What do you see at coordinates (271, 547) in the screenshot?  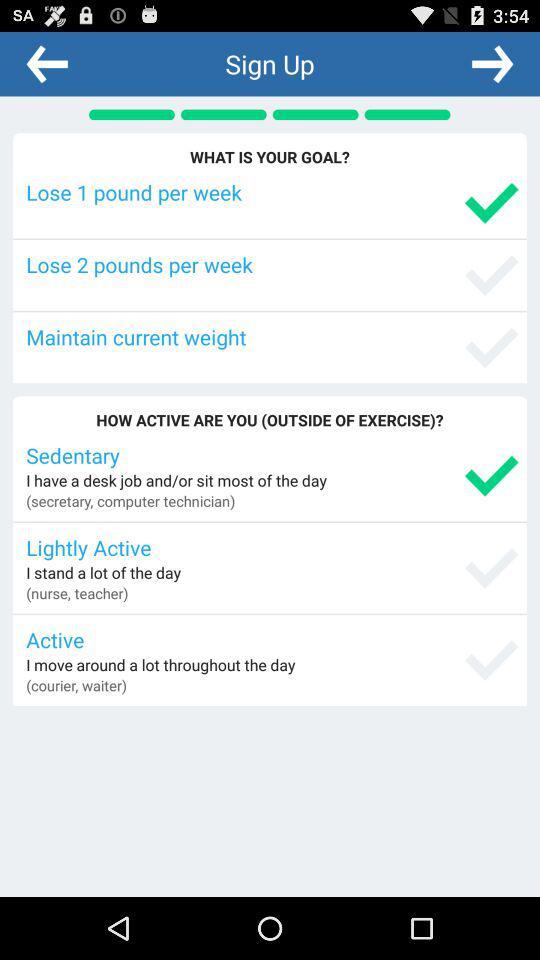 I see `lightly active icon` at bounding box center [271, 547].